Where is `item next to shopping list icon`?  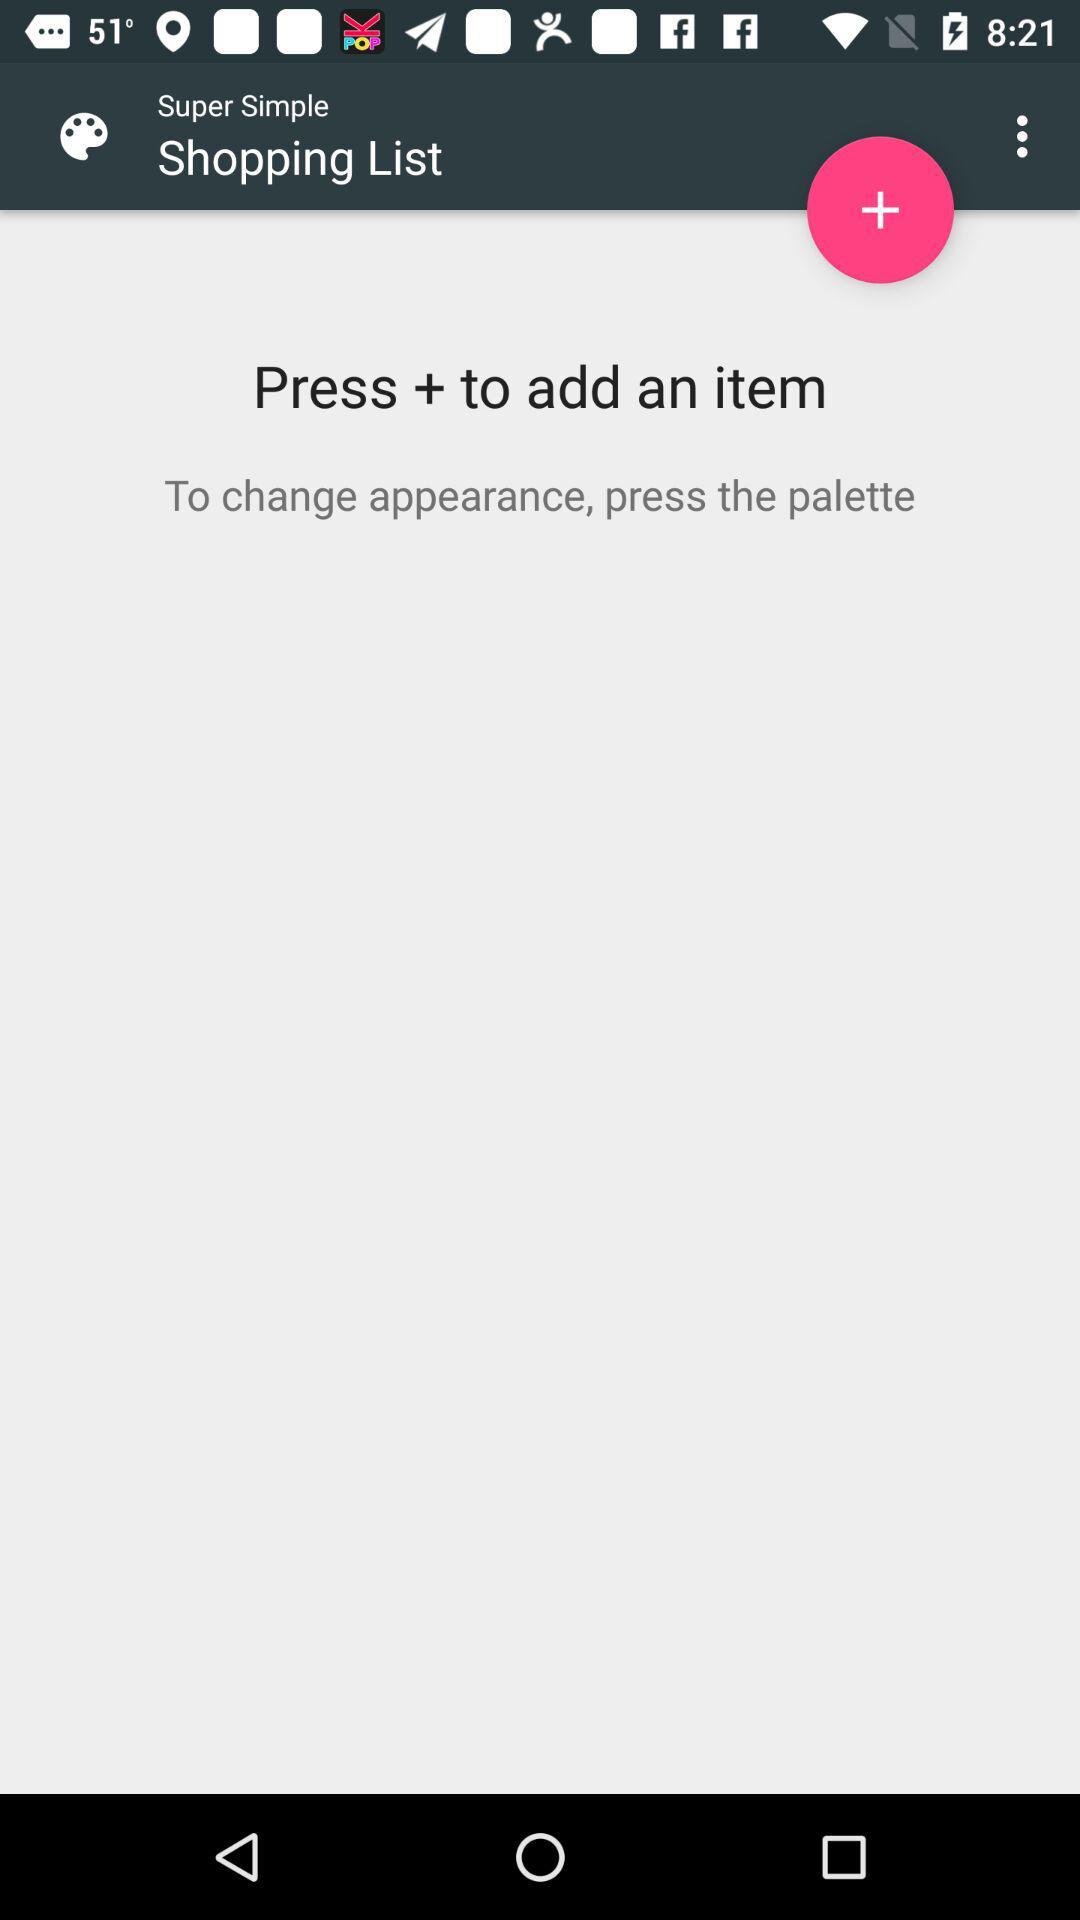
item next to shopping list icon is located at coordinates (879, 210).